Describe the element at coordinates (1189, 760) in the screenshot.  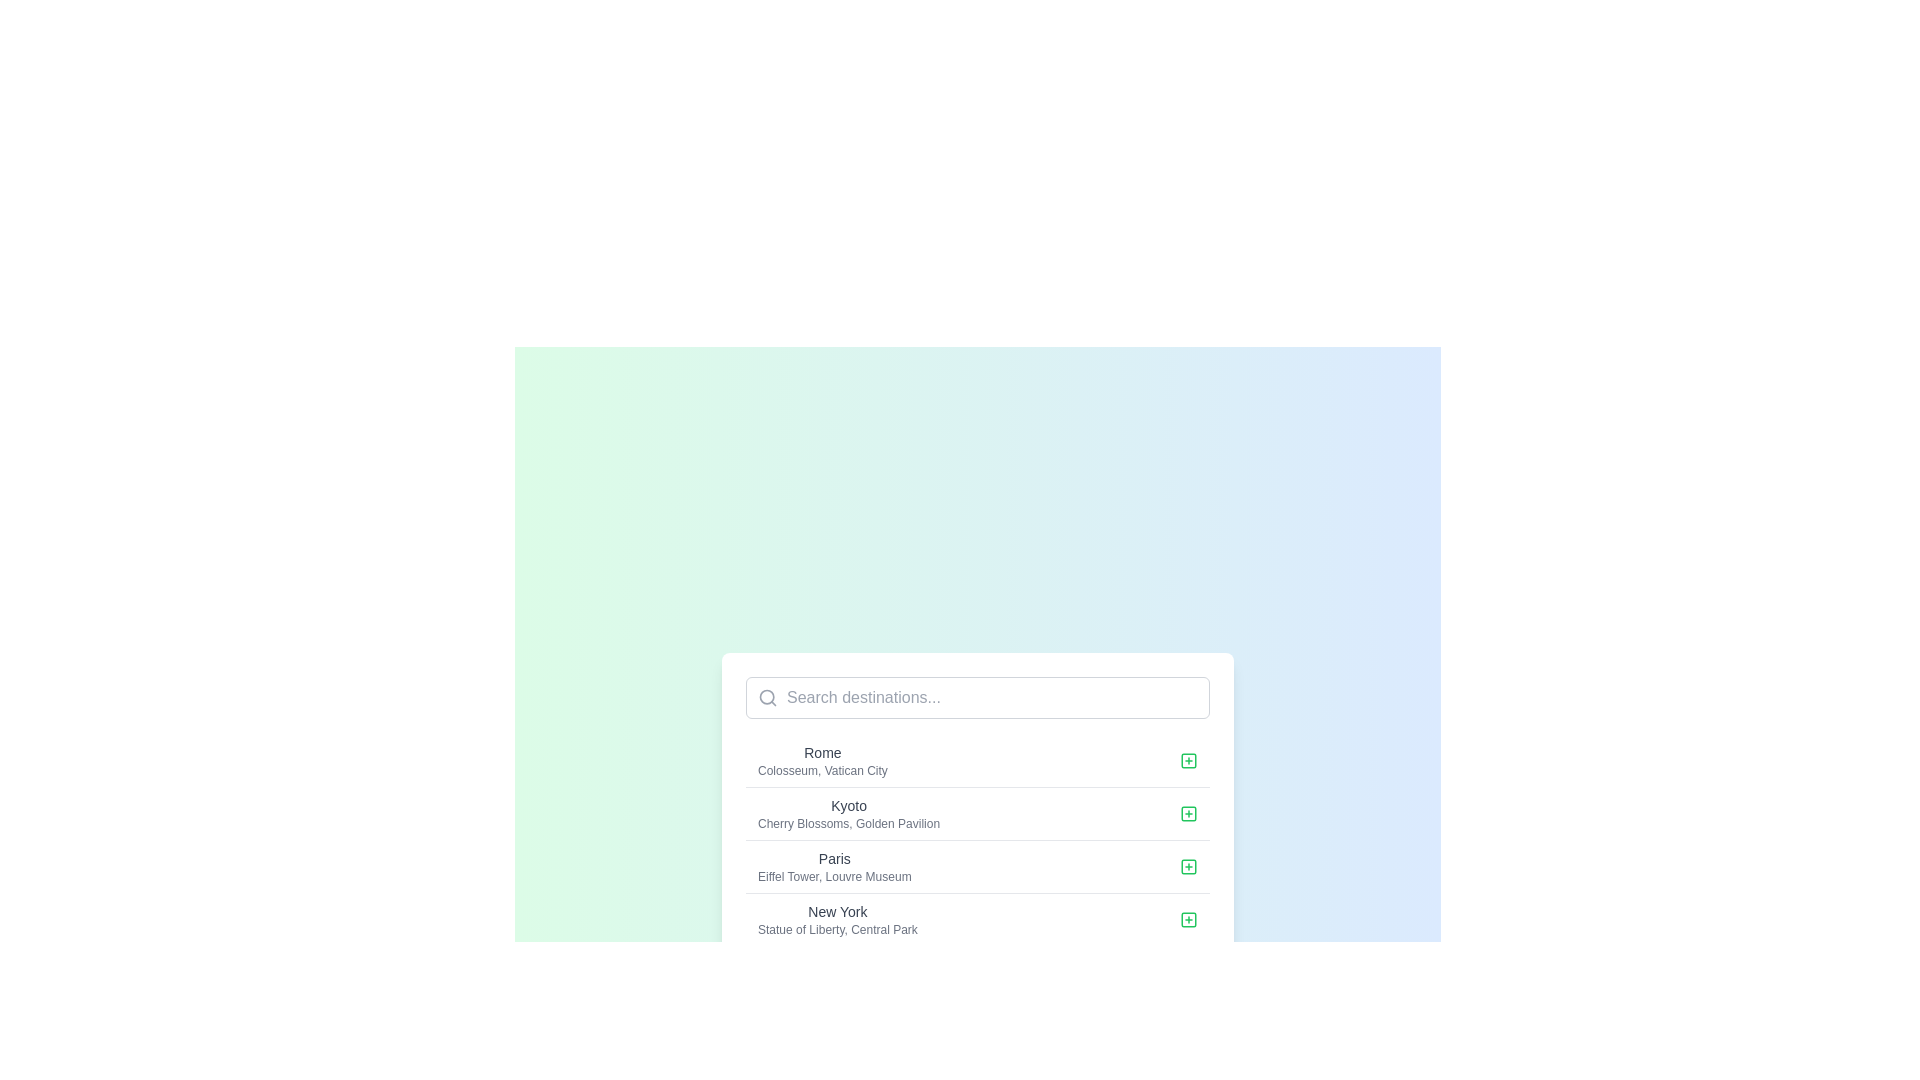
I see `the green outlined square button with a plus sign centered within it, located to the right of the 'Rome Colosseum, Vatican City' text, to initiate an addition action` at that location.